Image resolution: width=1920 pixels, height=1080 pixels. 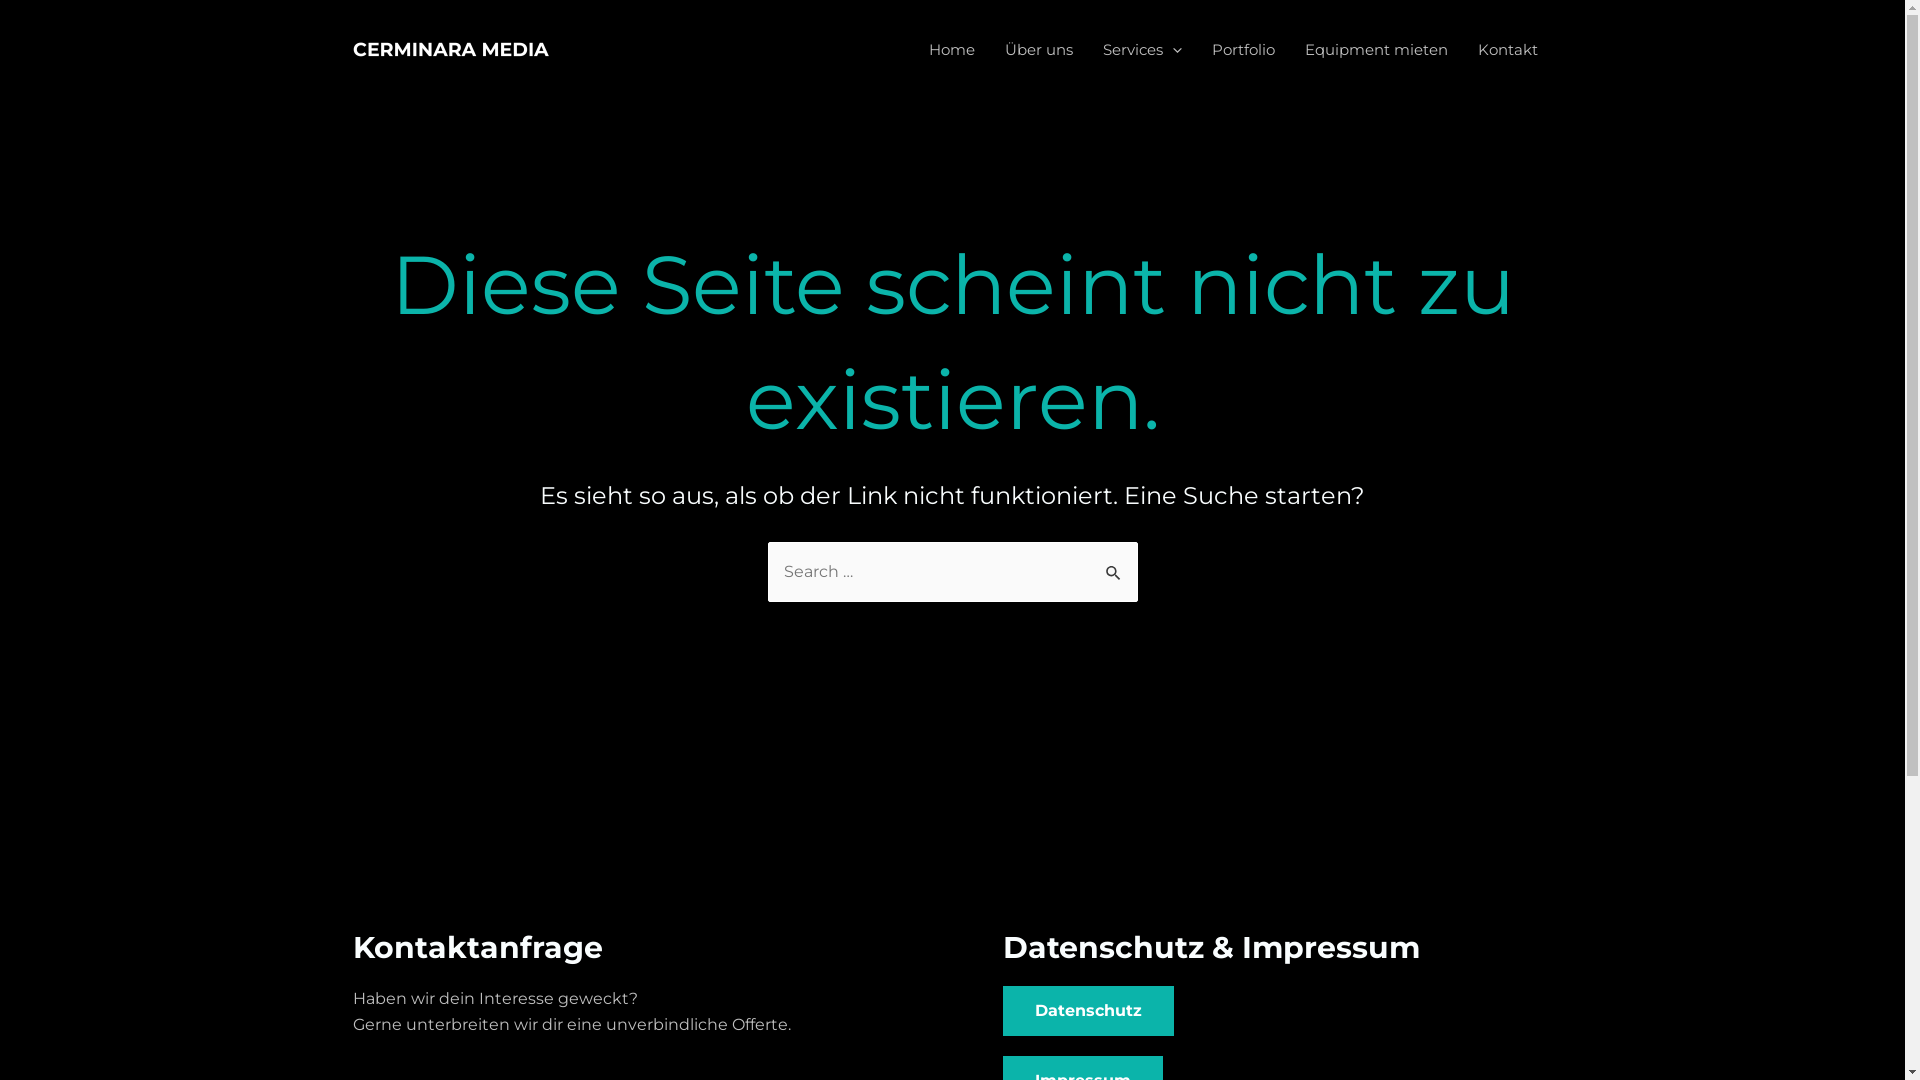 What do you see at coordinates (1375, 49) in the screenshot?
I see `'Equipment mieten'` at bounding box center [1375, 49].